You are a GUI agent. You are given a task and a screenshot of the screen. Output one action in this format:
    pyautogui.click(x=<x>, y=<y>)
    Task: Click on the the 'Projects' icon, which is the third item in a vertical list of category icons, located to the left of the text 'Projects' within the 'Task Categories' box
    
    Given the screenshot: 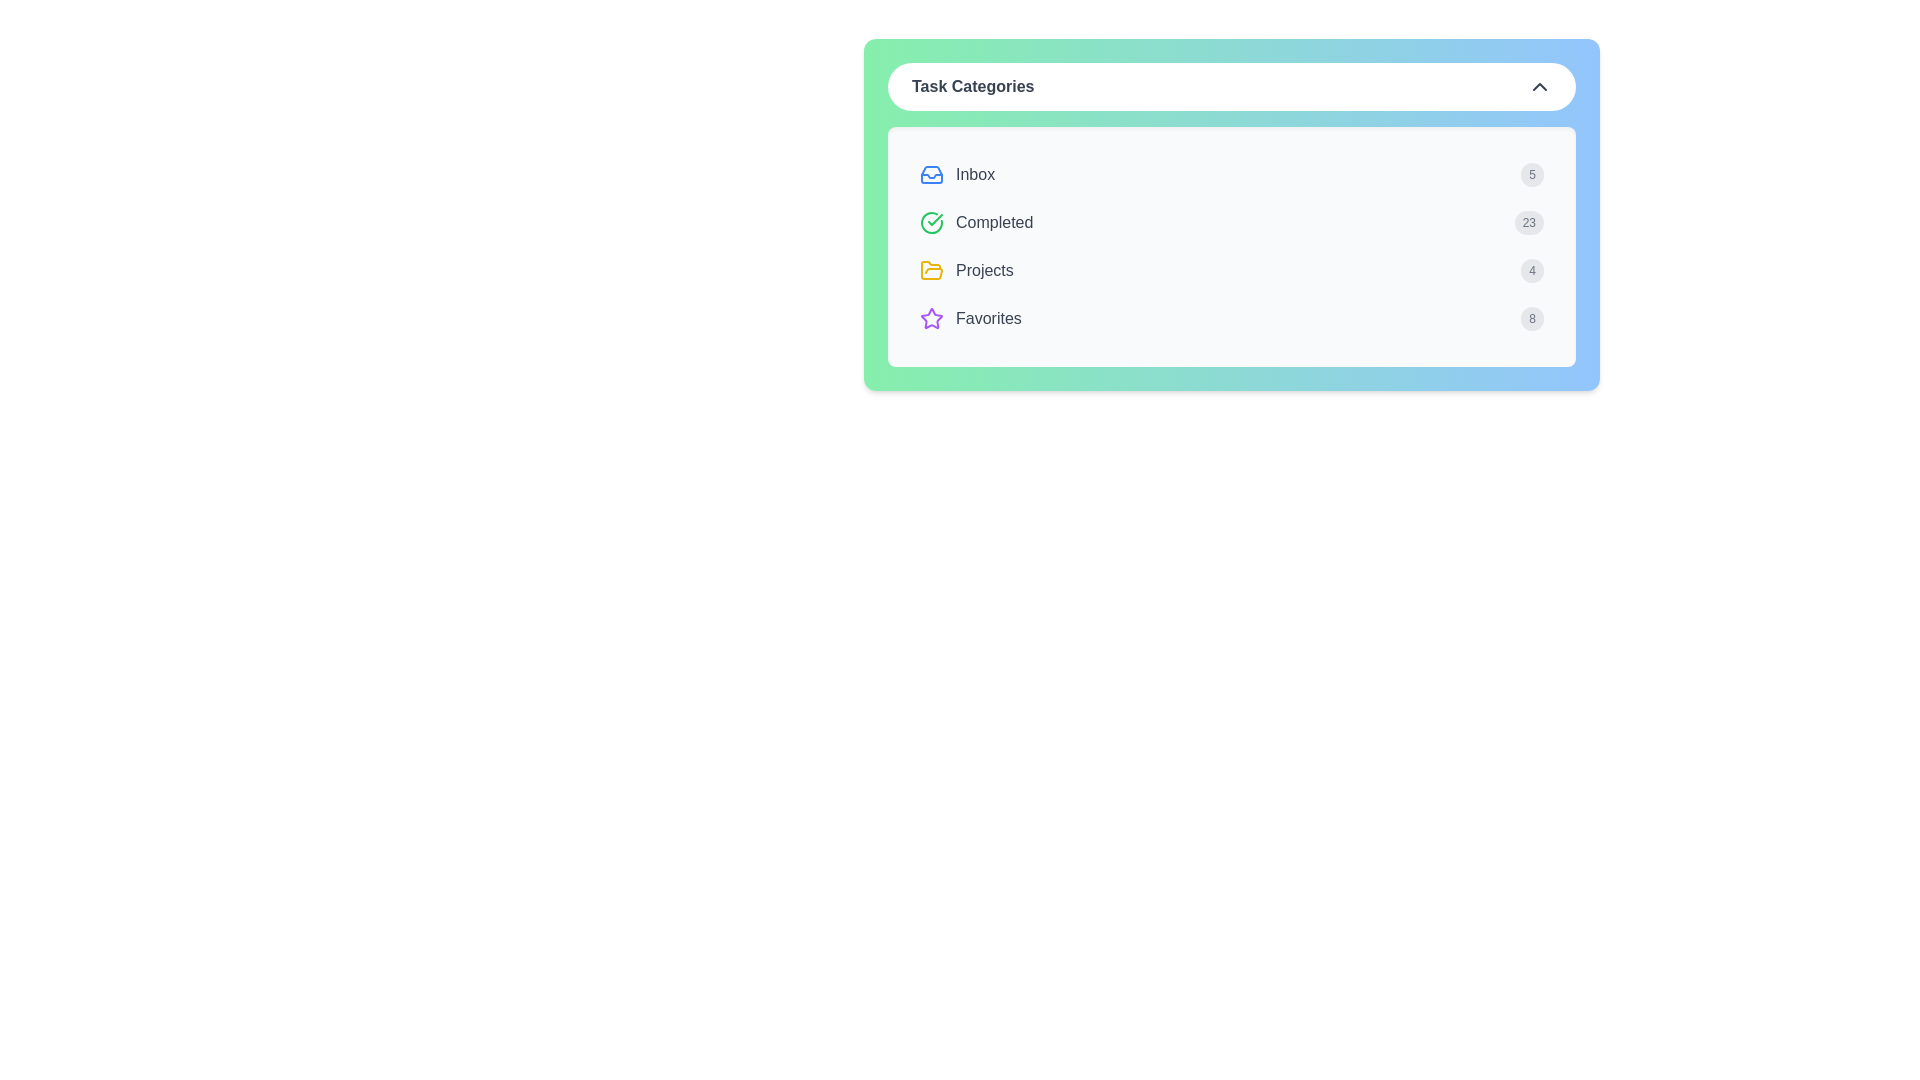 What is the action you would take?
    pyautogui.click(x=930, y=270)
    